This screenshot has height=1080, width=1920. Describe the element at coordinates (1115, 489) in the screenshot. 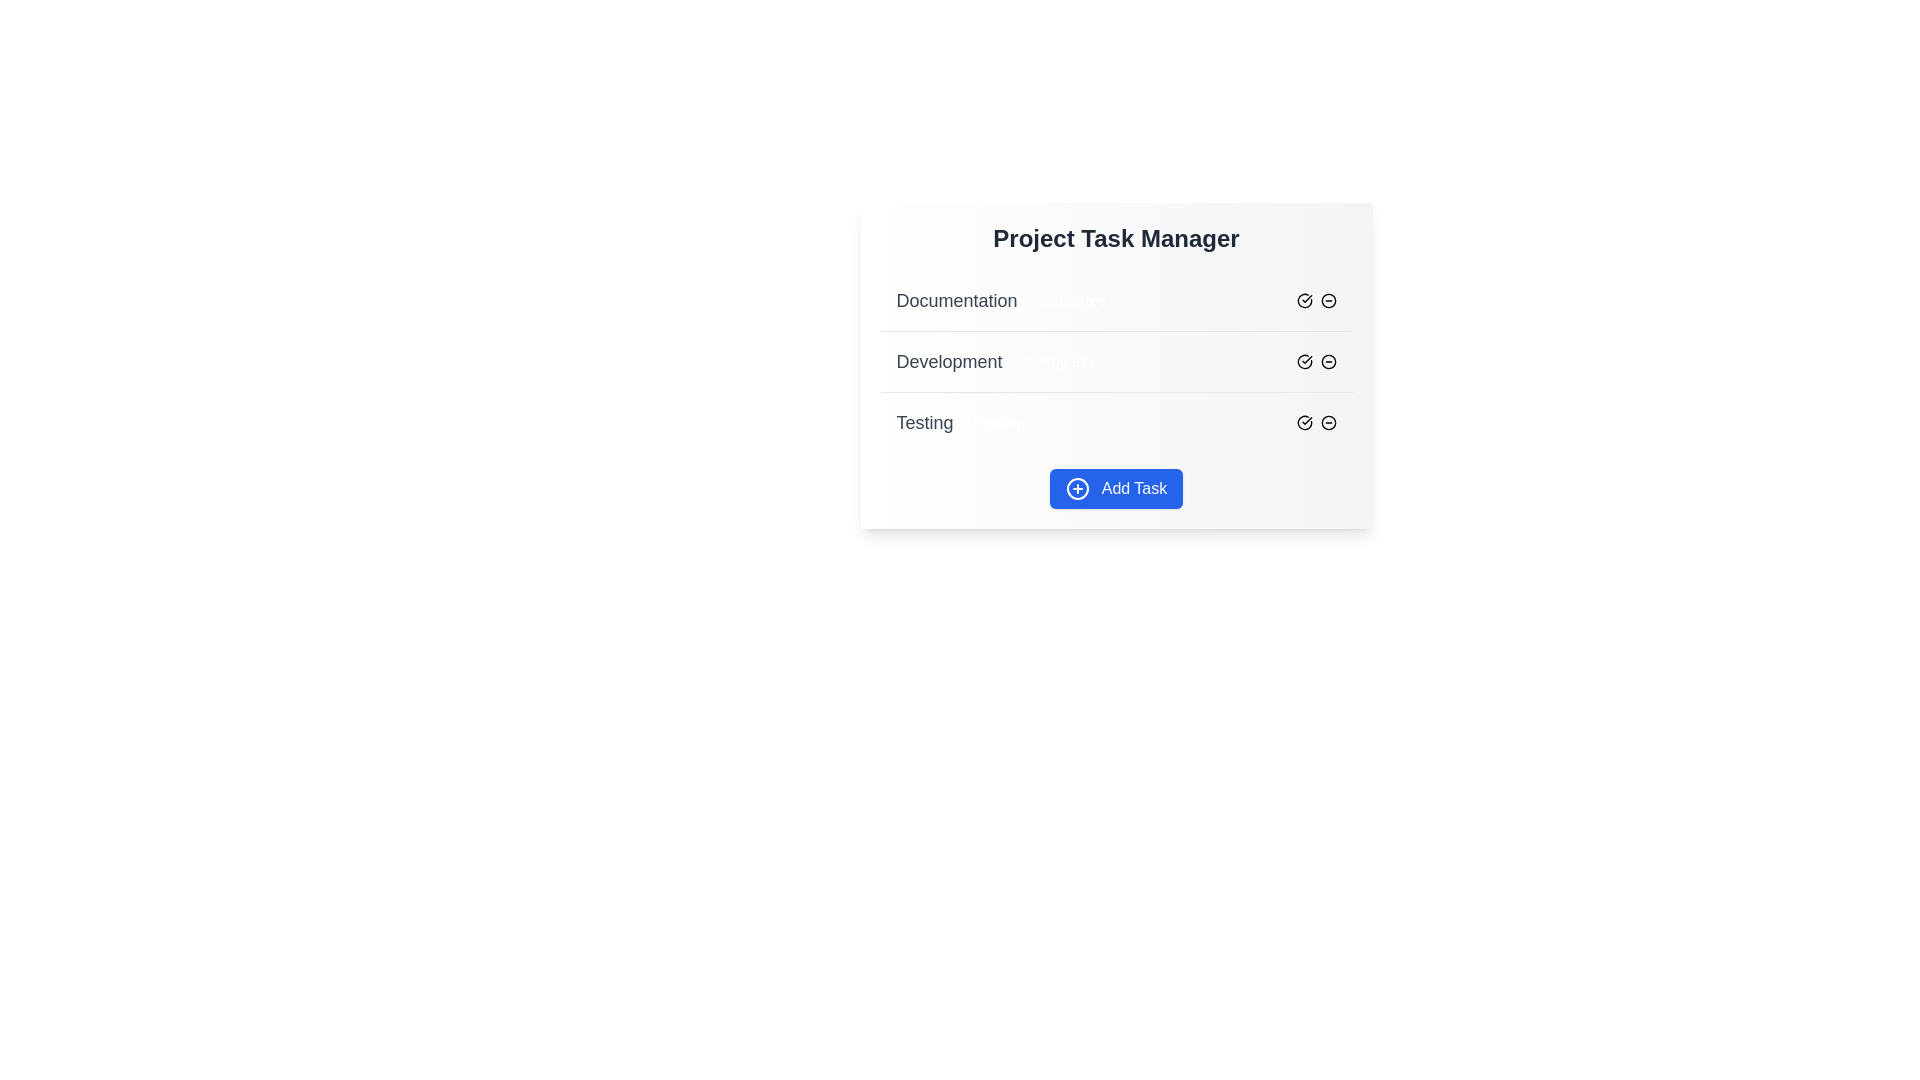

I see `the rectangular blue button labeled 'Add Task' located in the footer section of the task management interface` at that location.